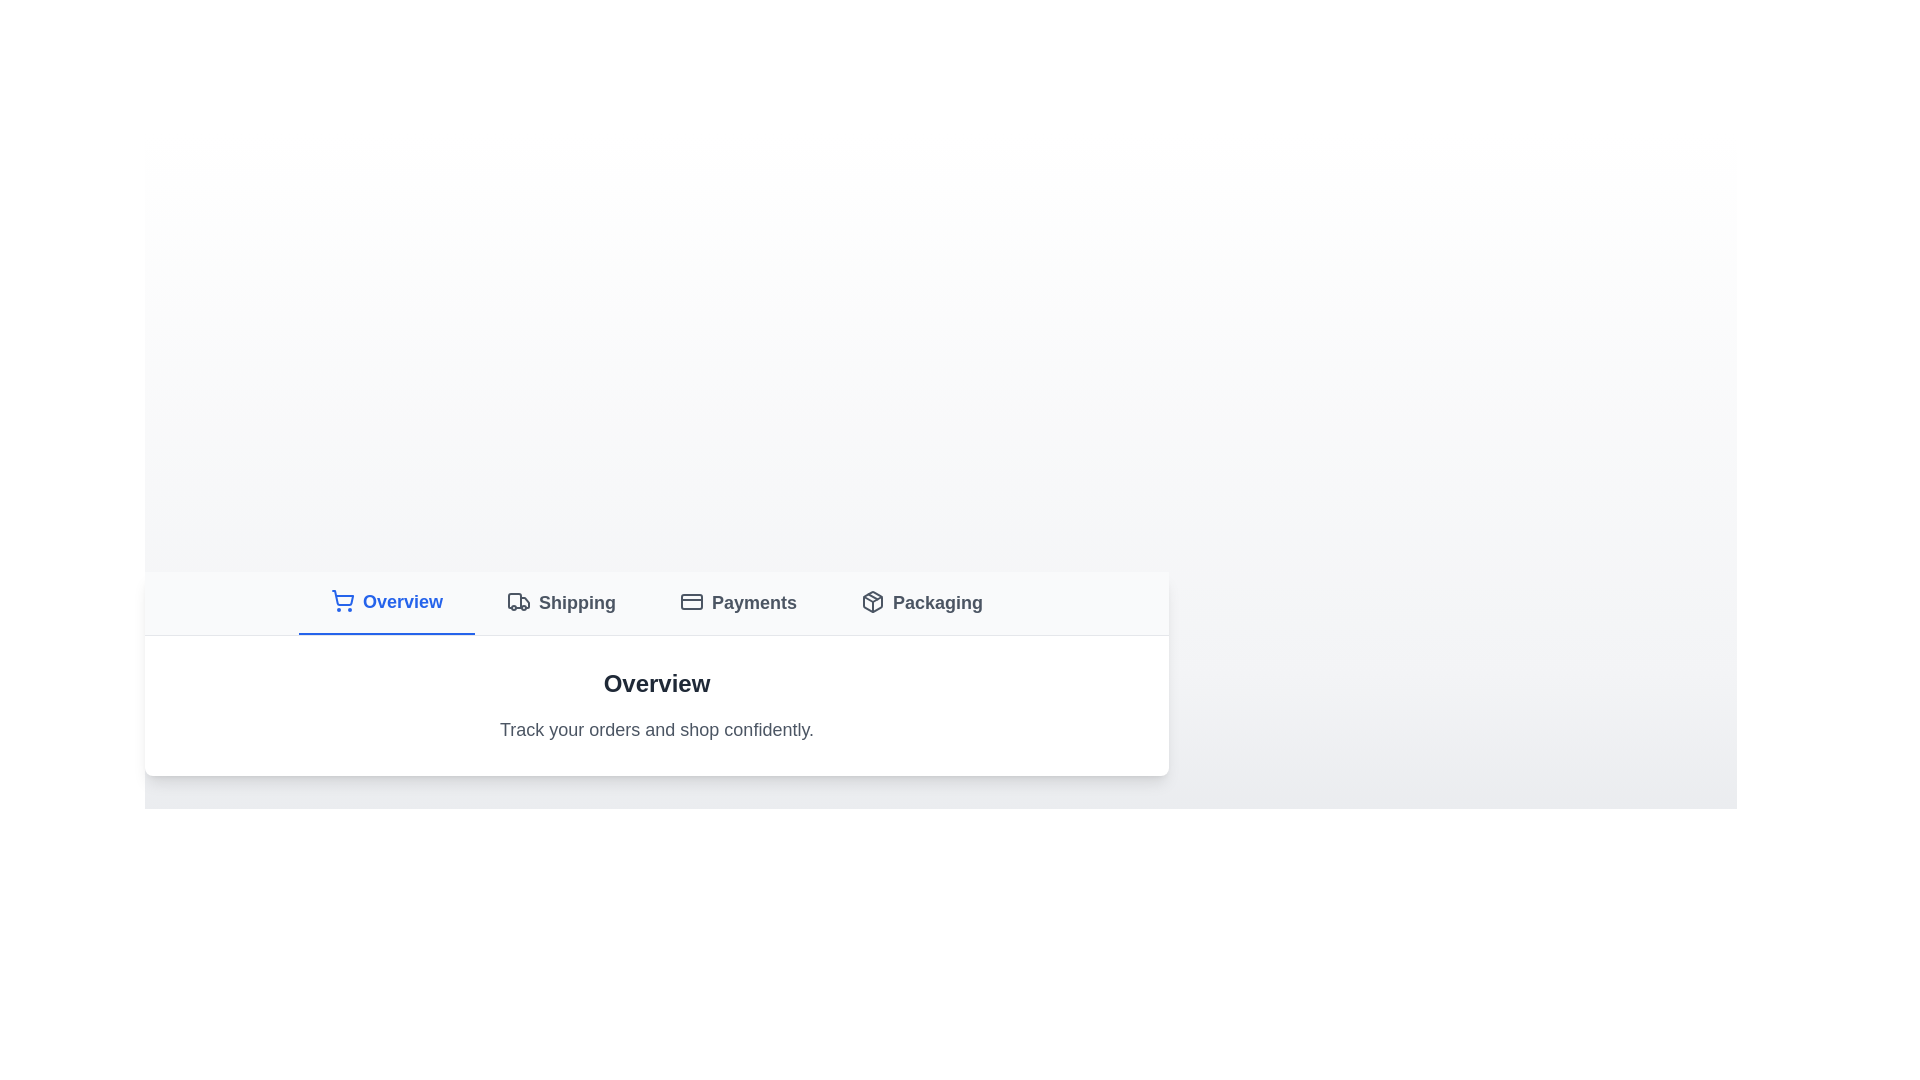 Image resolution: width=1920 pixels, height=1080 pixels. I want to click on the Packaging tab, so click(920, 602).